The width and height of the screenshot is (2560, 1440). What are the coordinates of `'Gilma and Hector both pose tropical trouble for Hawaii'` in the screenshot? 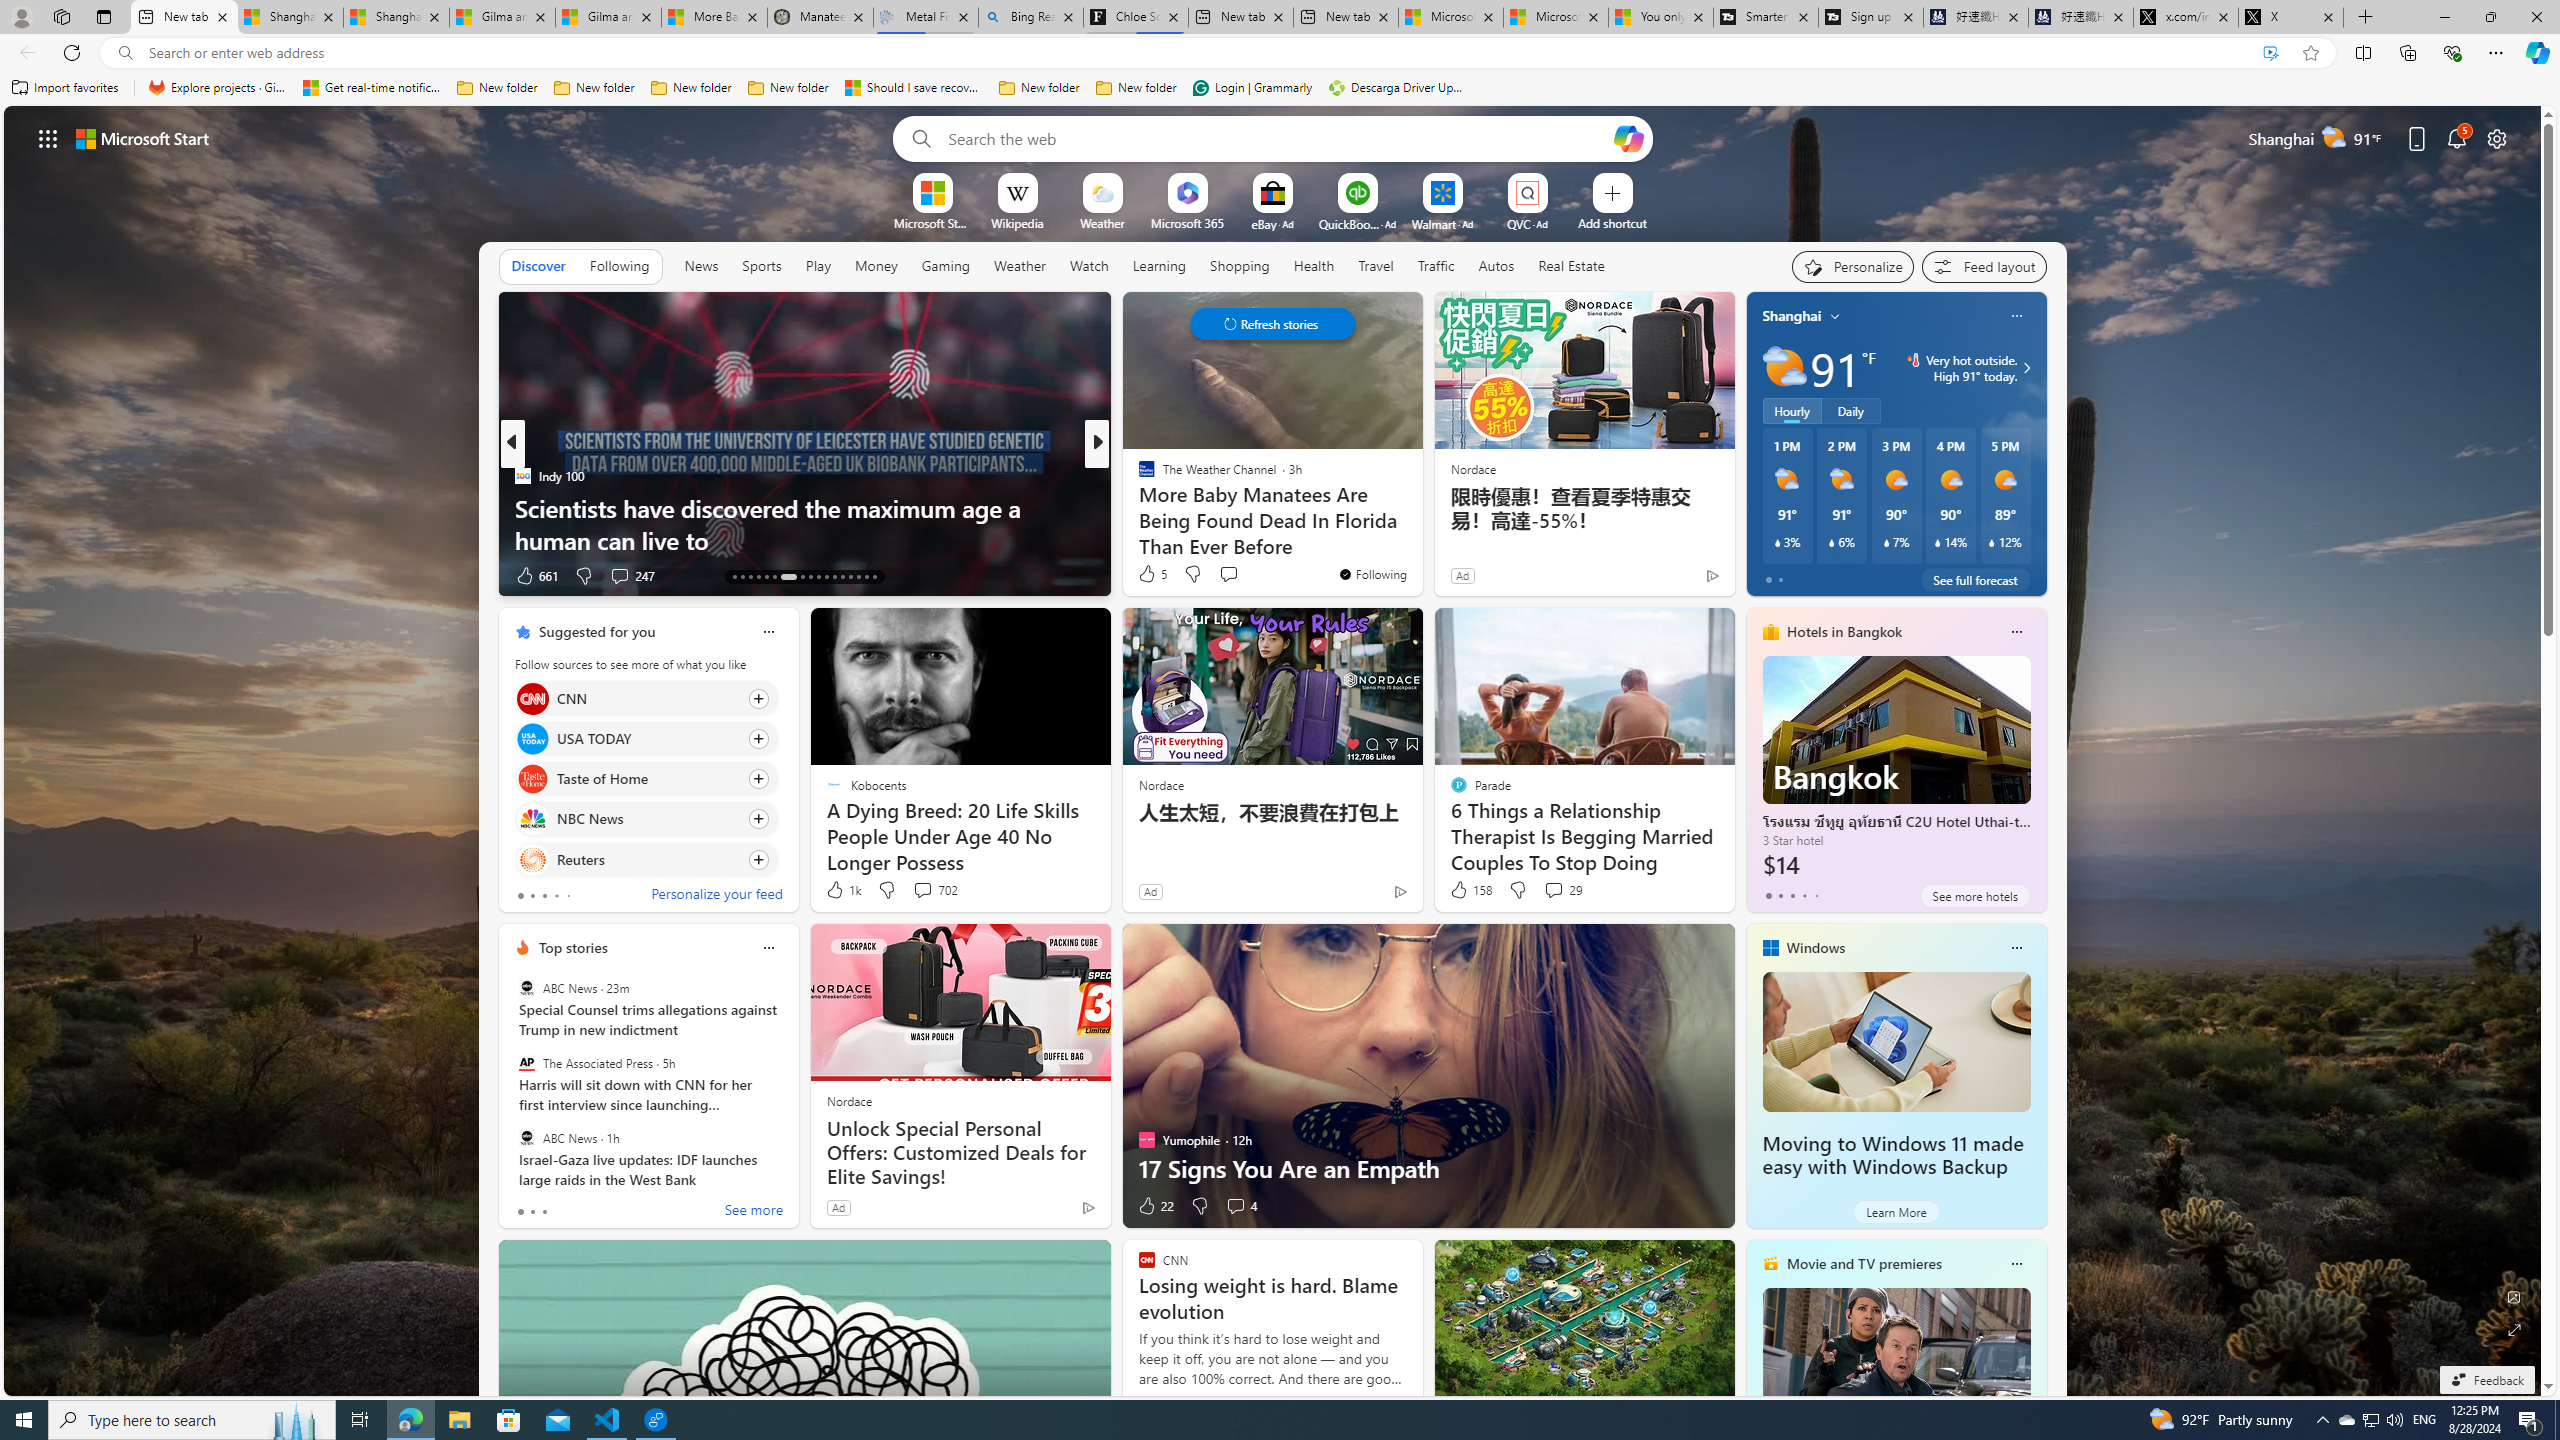 It's located at (608, 16).